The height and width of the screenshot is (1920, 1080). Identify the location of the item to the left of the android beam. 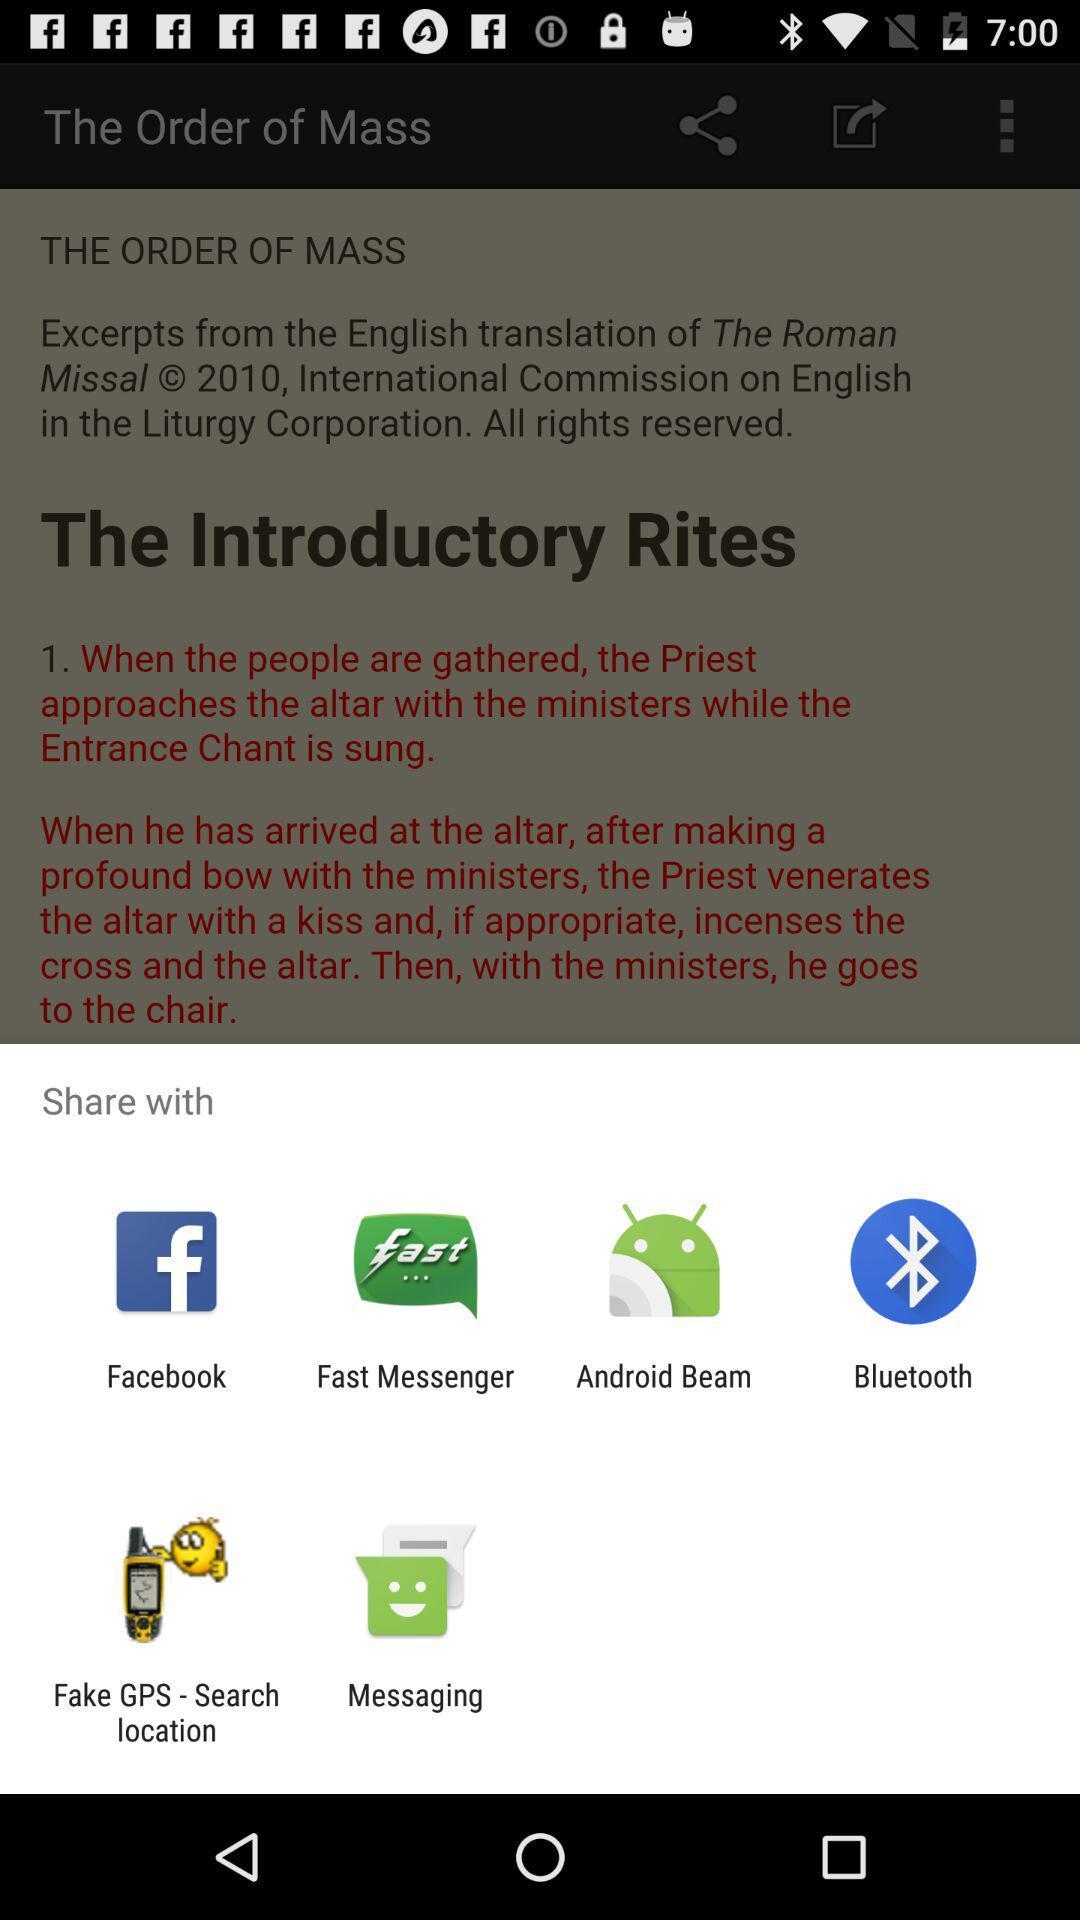
(414, 1392).